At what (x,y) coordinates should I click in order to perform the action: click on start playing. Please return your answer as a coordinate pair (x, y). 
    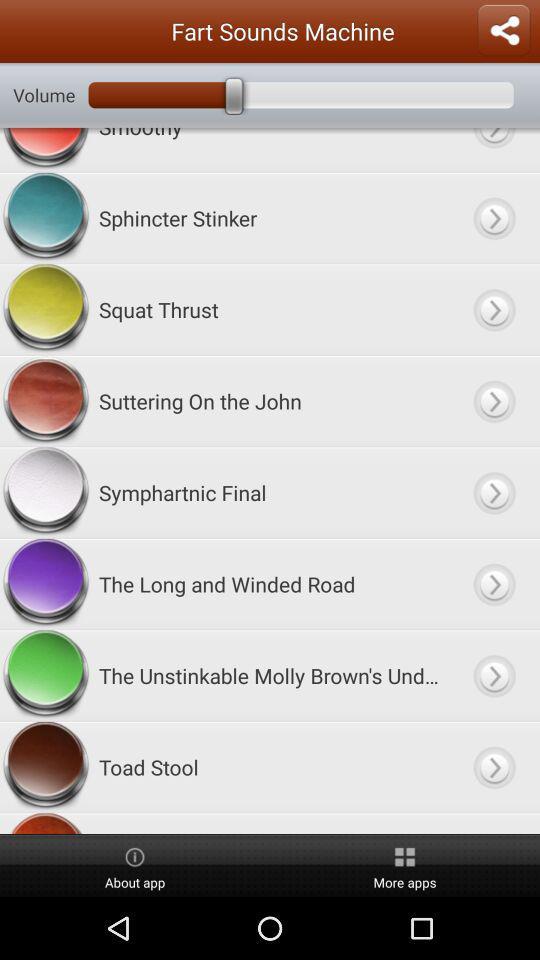
    Looking at the image, I should click on (493, 218).